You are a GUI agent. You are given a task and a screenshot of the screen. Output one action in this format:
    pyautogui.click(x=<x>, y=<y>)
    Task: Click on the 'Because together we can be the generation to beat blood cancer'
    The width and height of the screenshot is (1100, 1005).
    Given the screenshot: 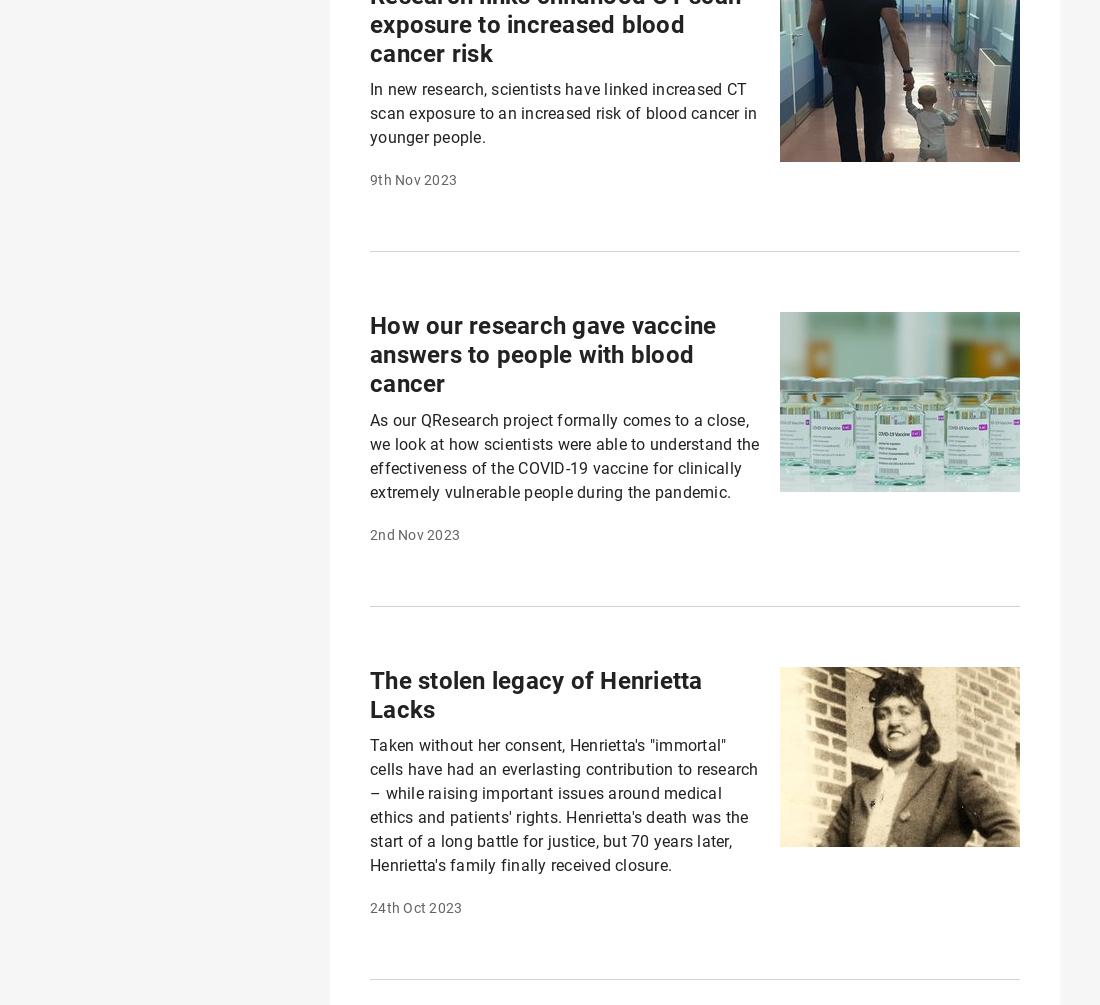 What is the action you would take?
    pyautogui.click(x=919, y=862)
    